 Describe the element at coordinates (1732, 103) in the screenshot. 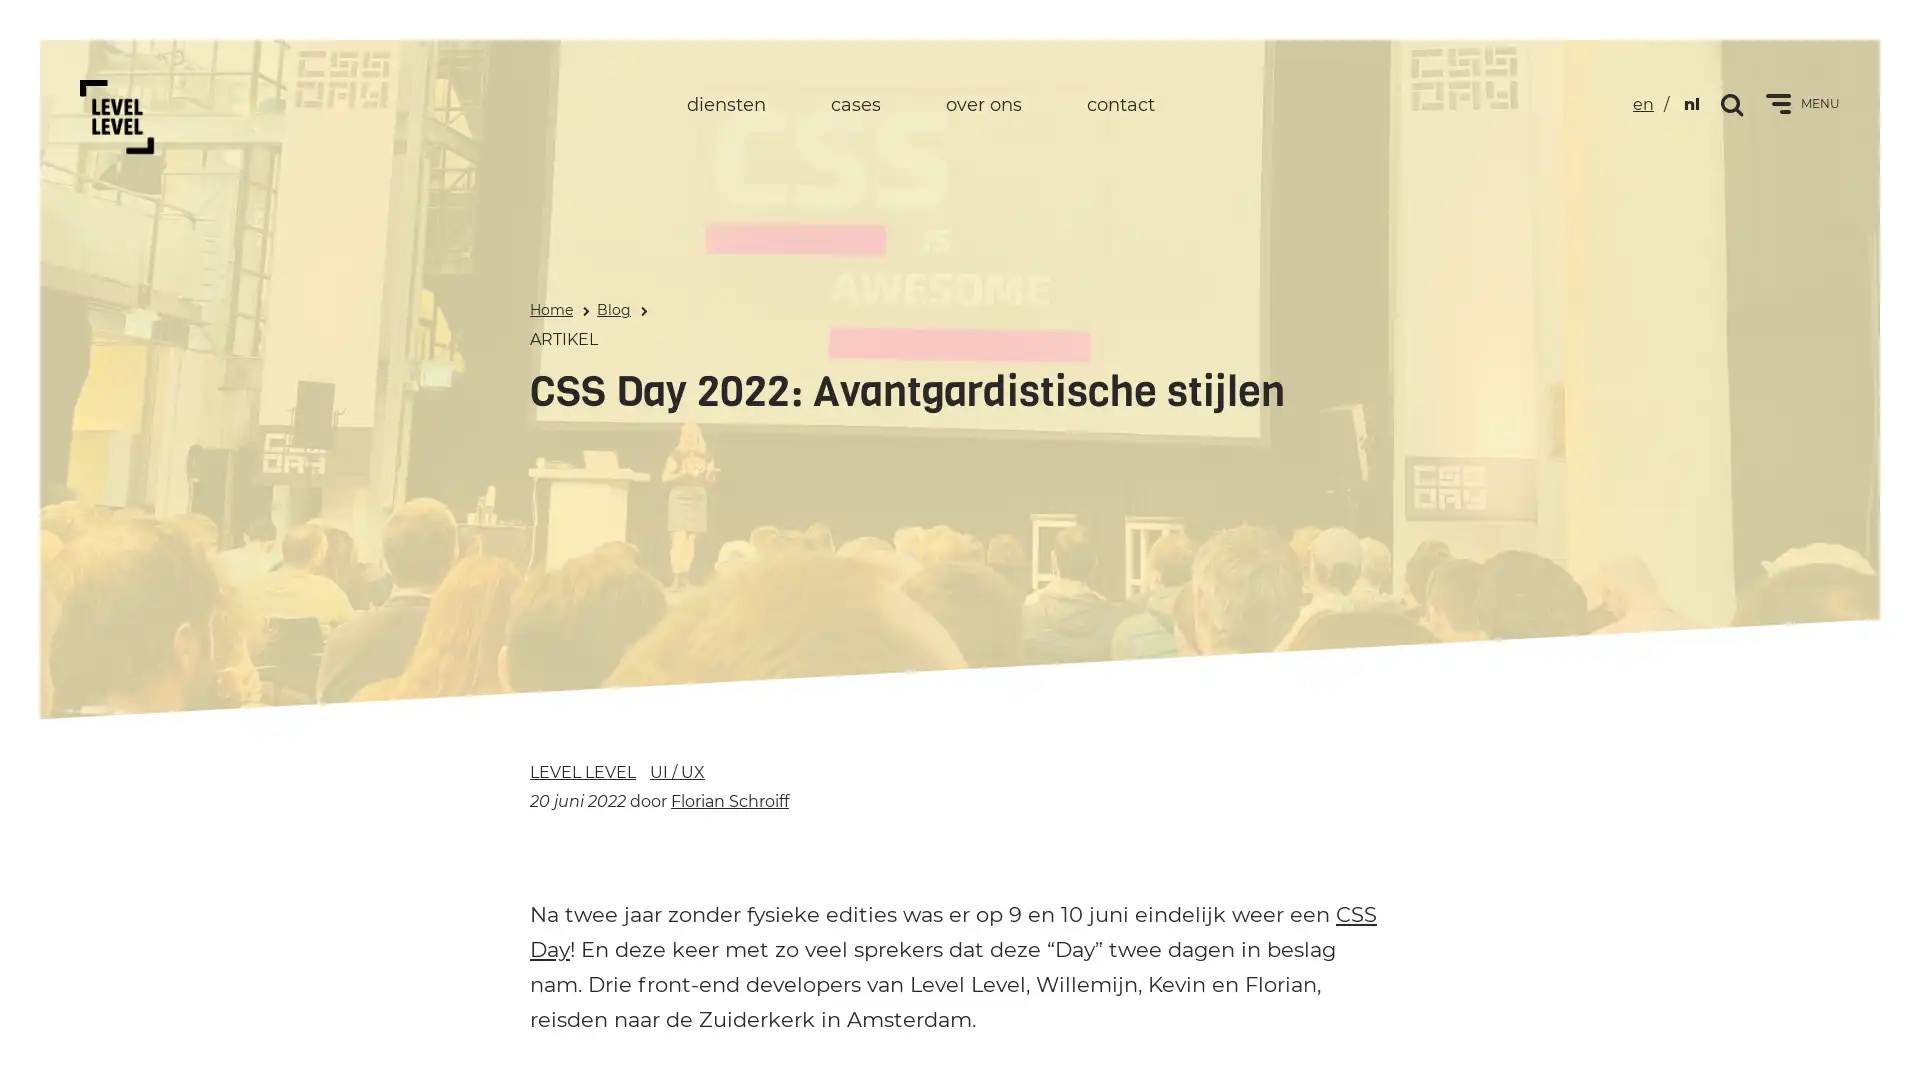

I see `Zoeken` at that location.